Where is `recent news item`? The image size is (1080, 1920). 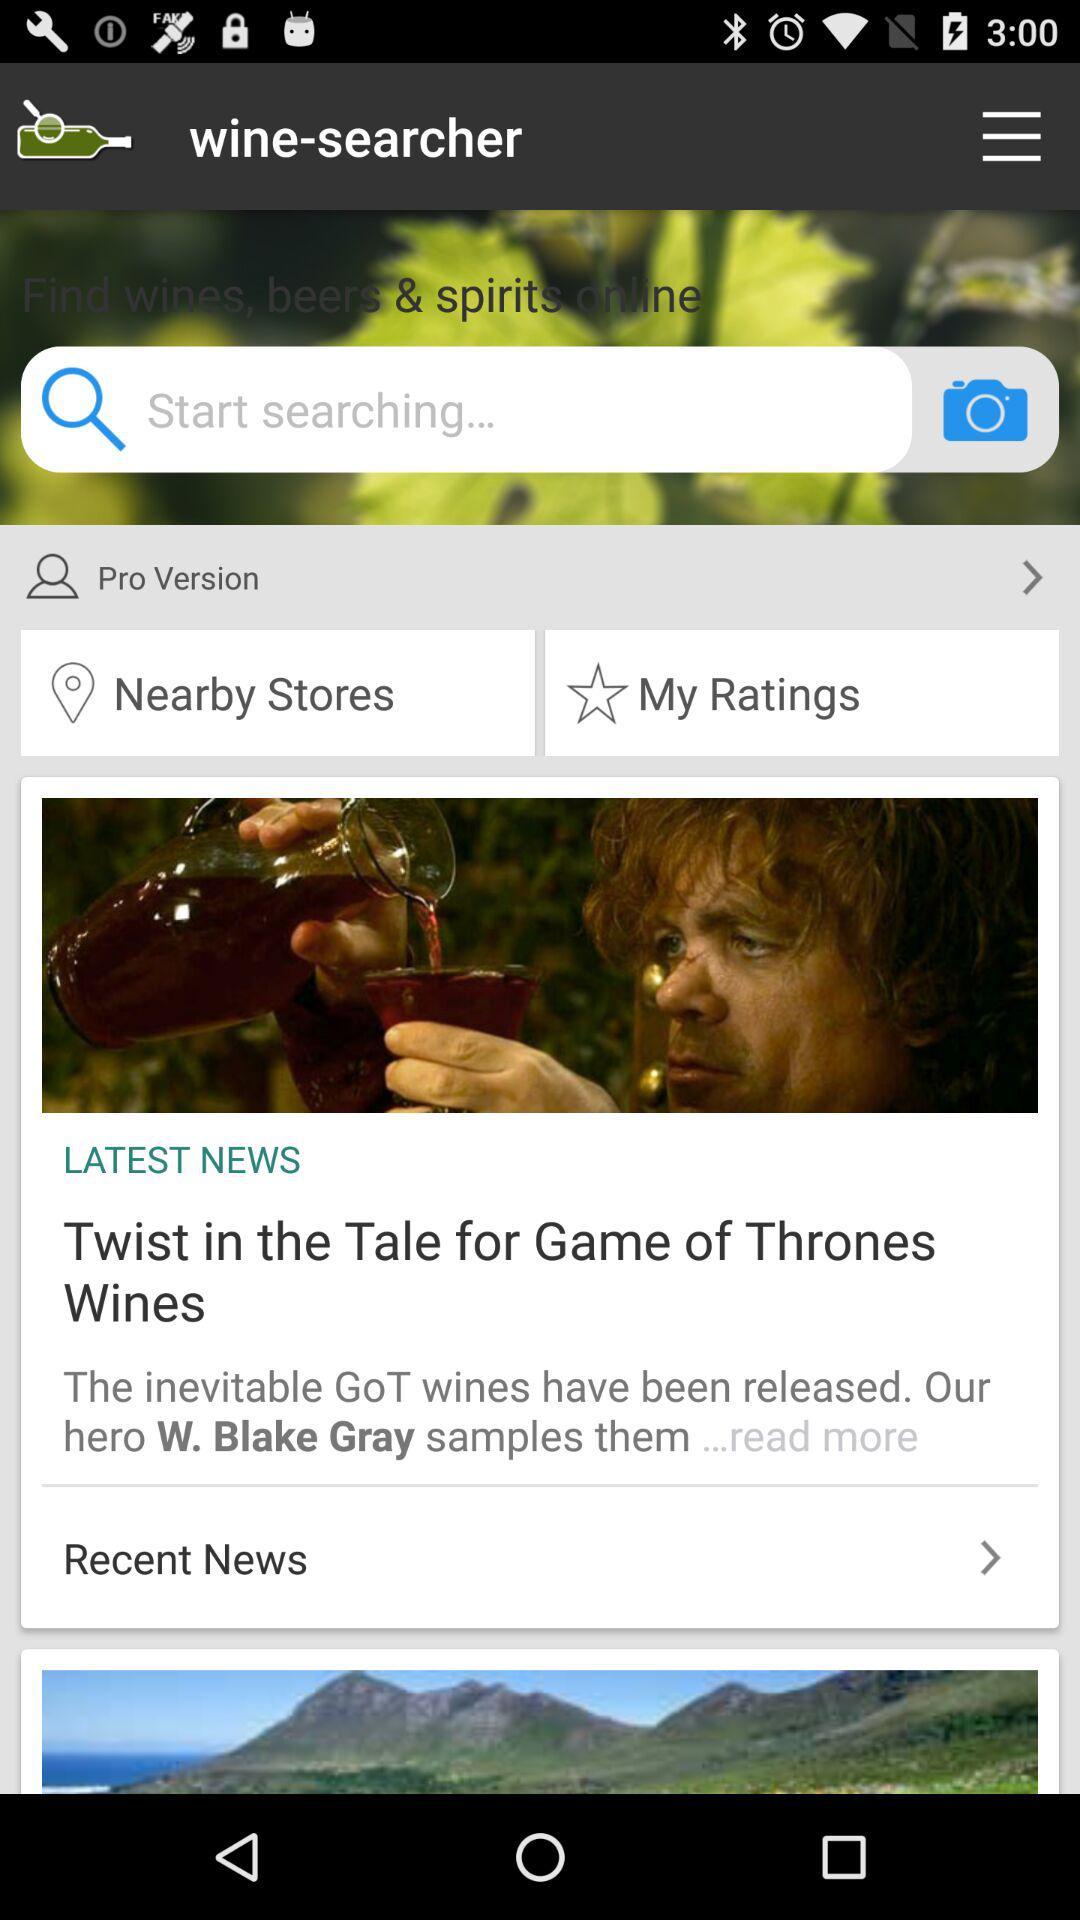 recent news item is located at coordinates (540, 1546).